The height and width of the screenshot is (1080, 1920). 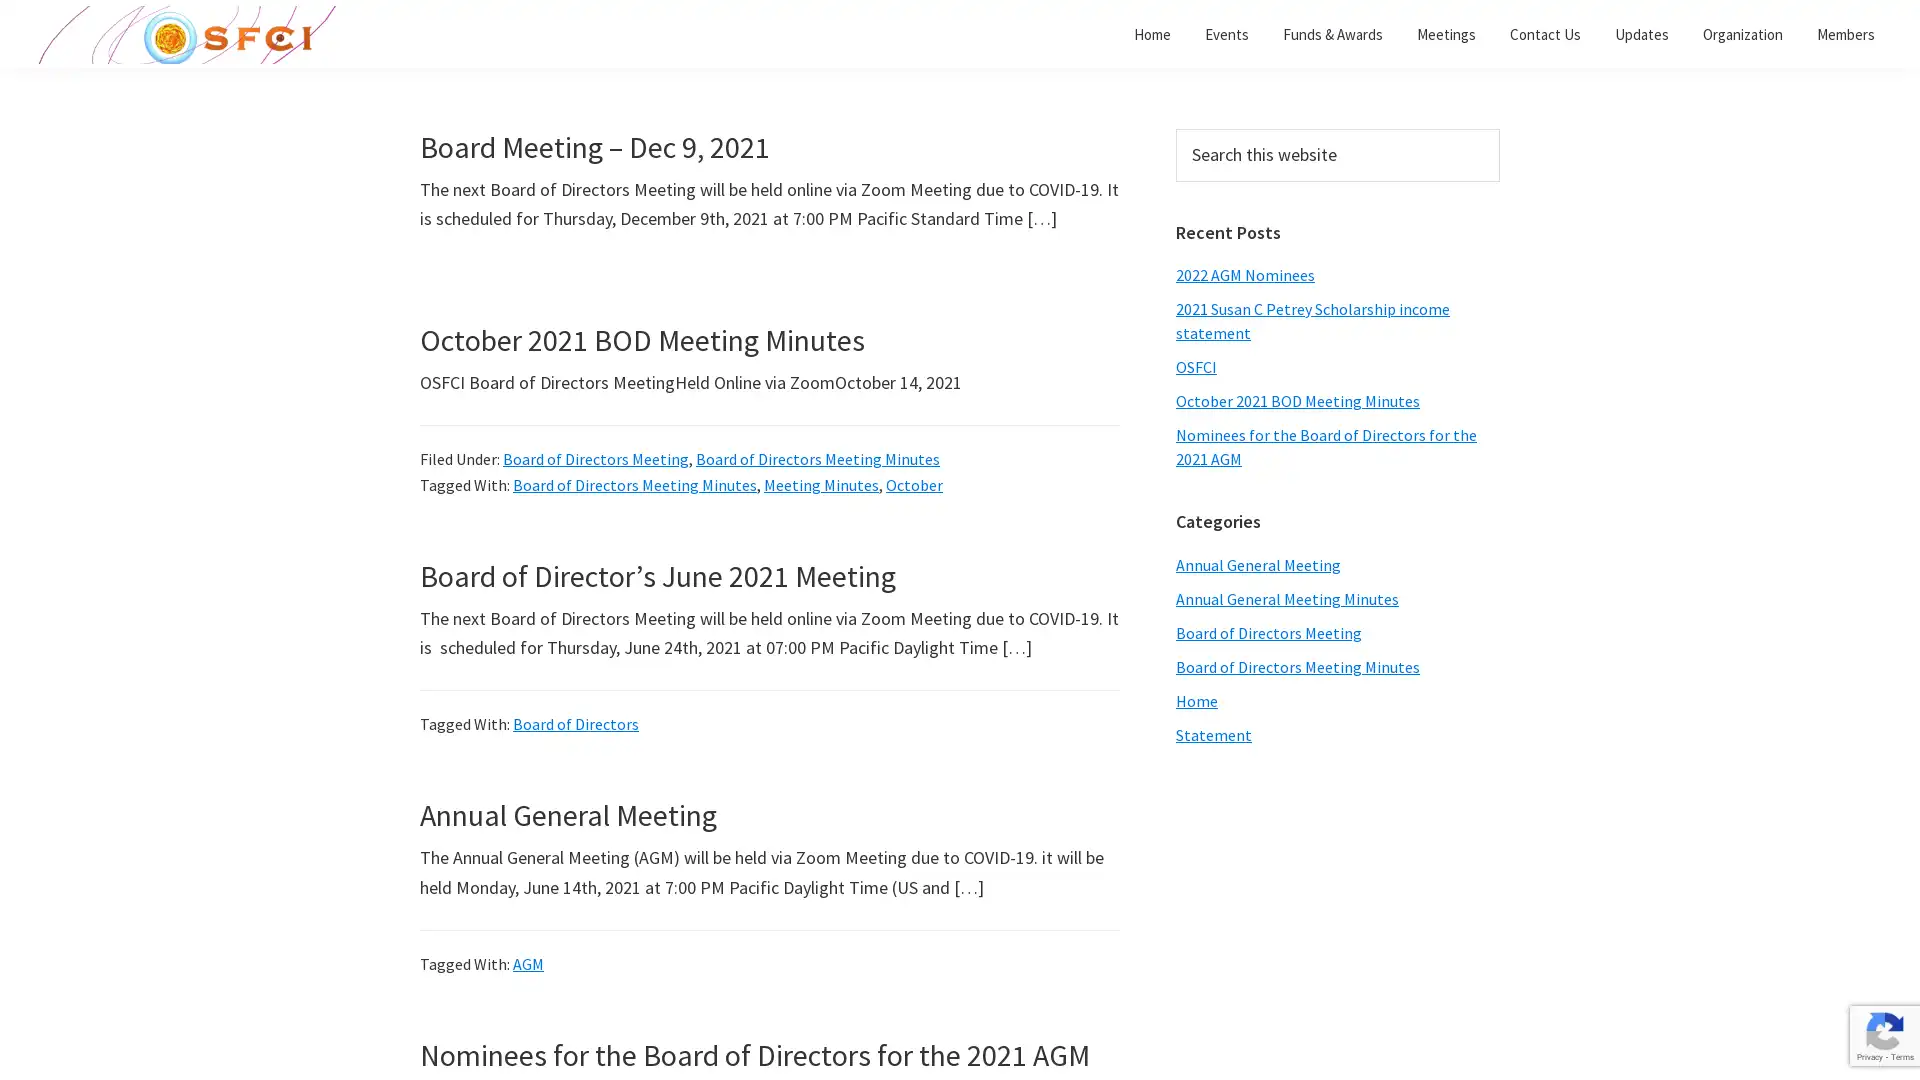 What do you see at coordinates (1499, 128) in the screenshot?
I see `Search` at bounding box center [1499, 128].